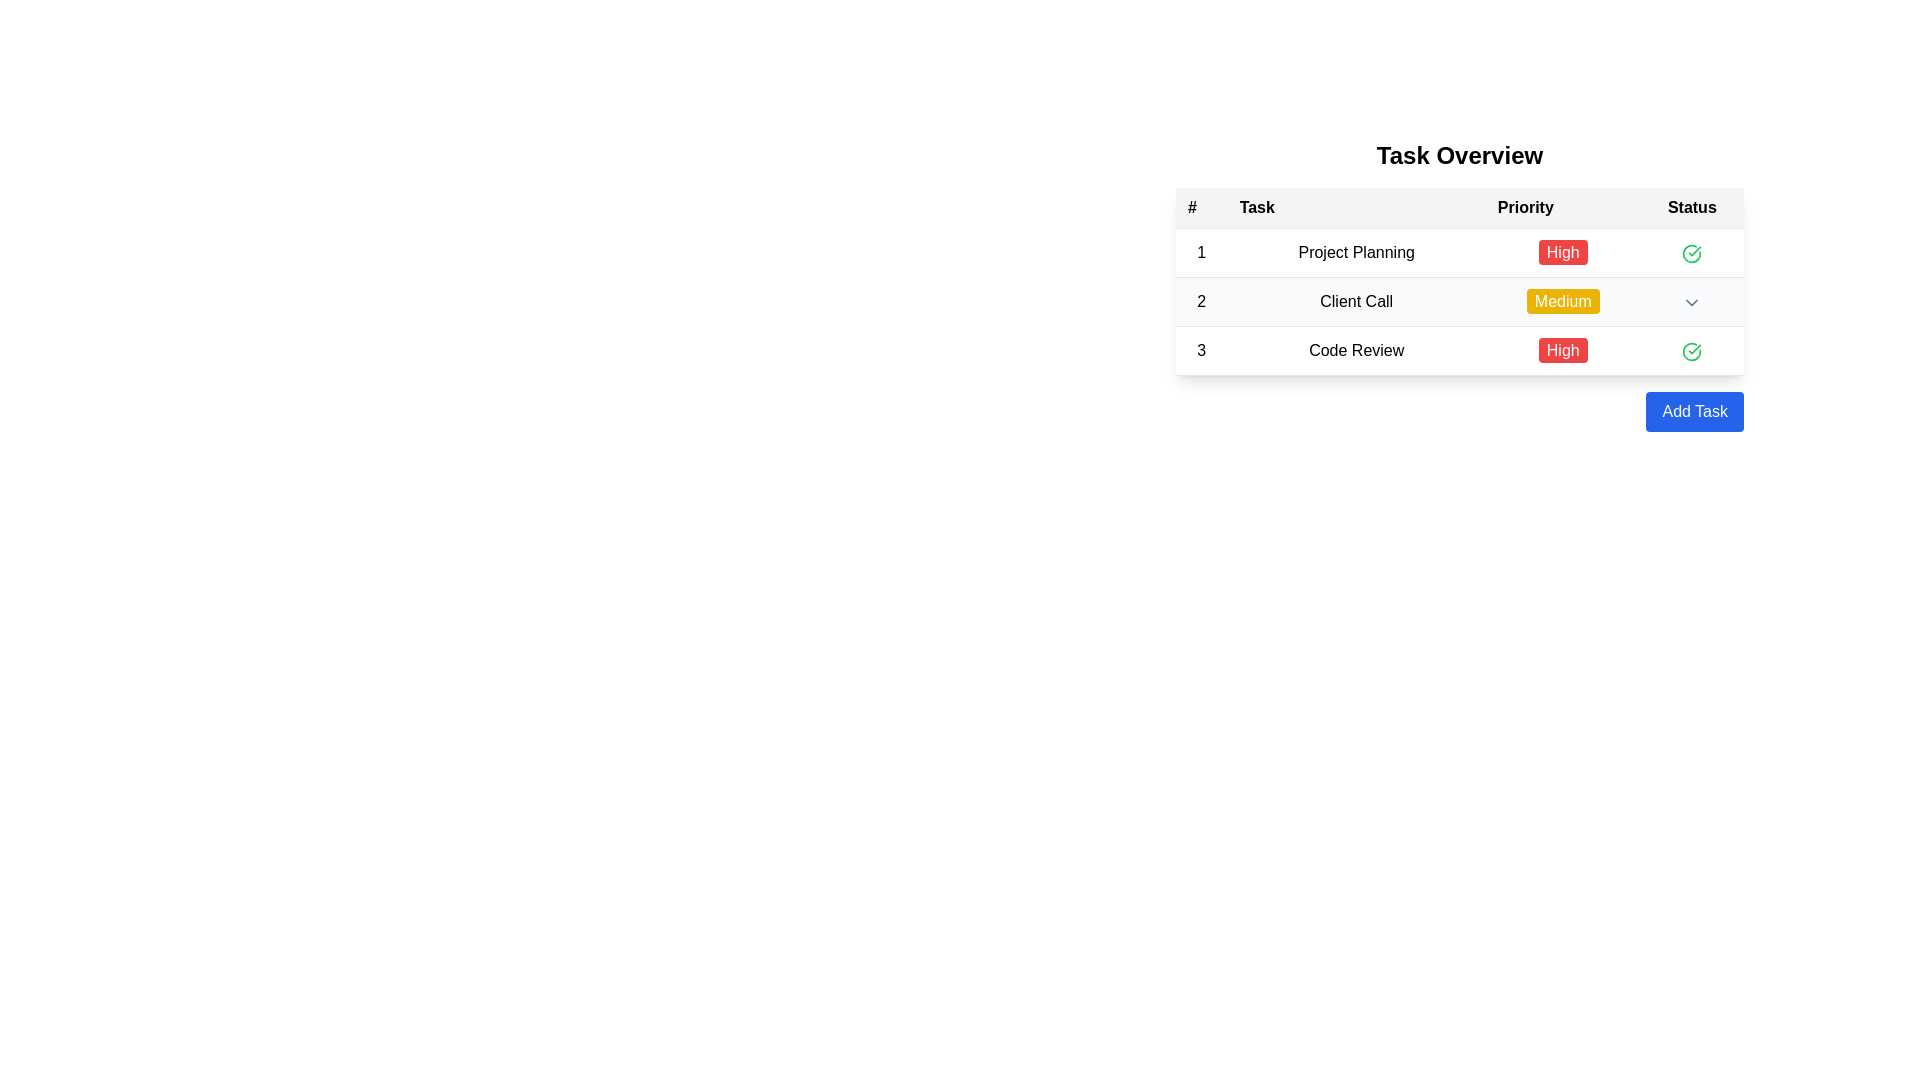 Image resolution: width=1920 pixels, height=1080 pixels. What do you see at coordinates (1691, 208) in the screenshot?
I see `the 'Status' column header text label, which is the far-right element in the header row of the table, providing context for the data below` at bounding box center [1691, 208].